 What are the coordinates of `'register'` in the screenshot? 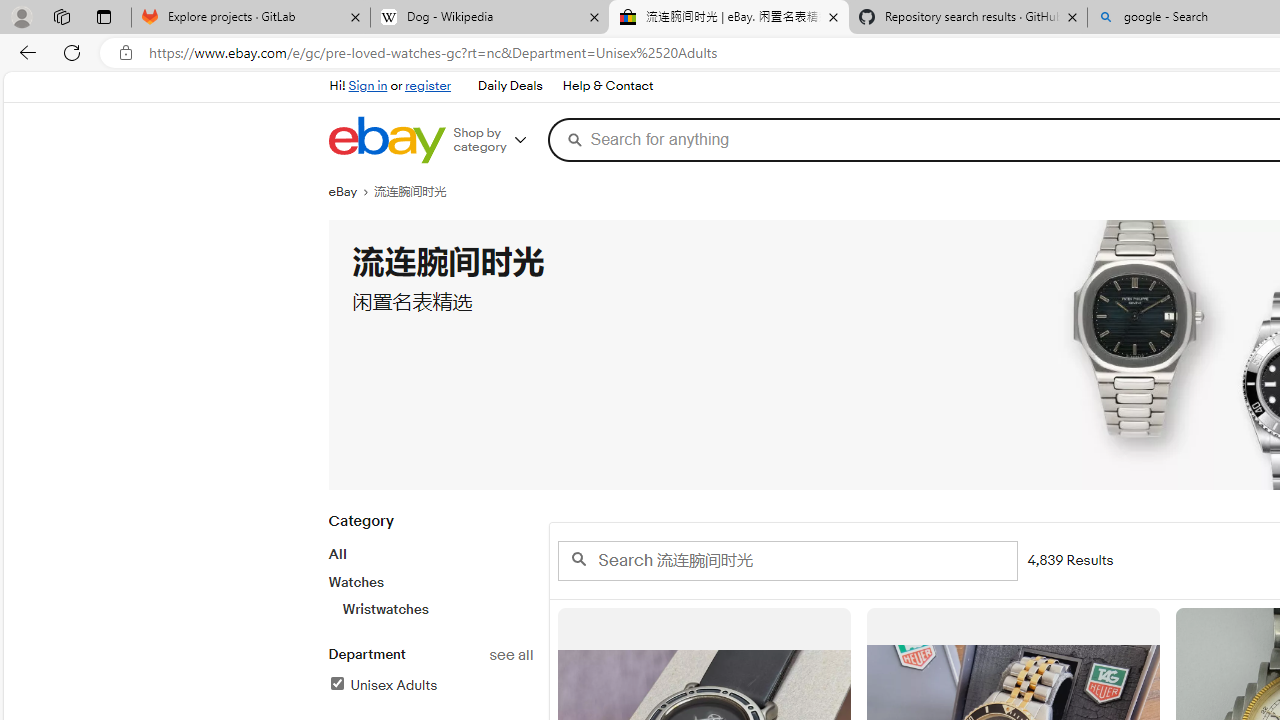 It's located at (427, 85).